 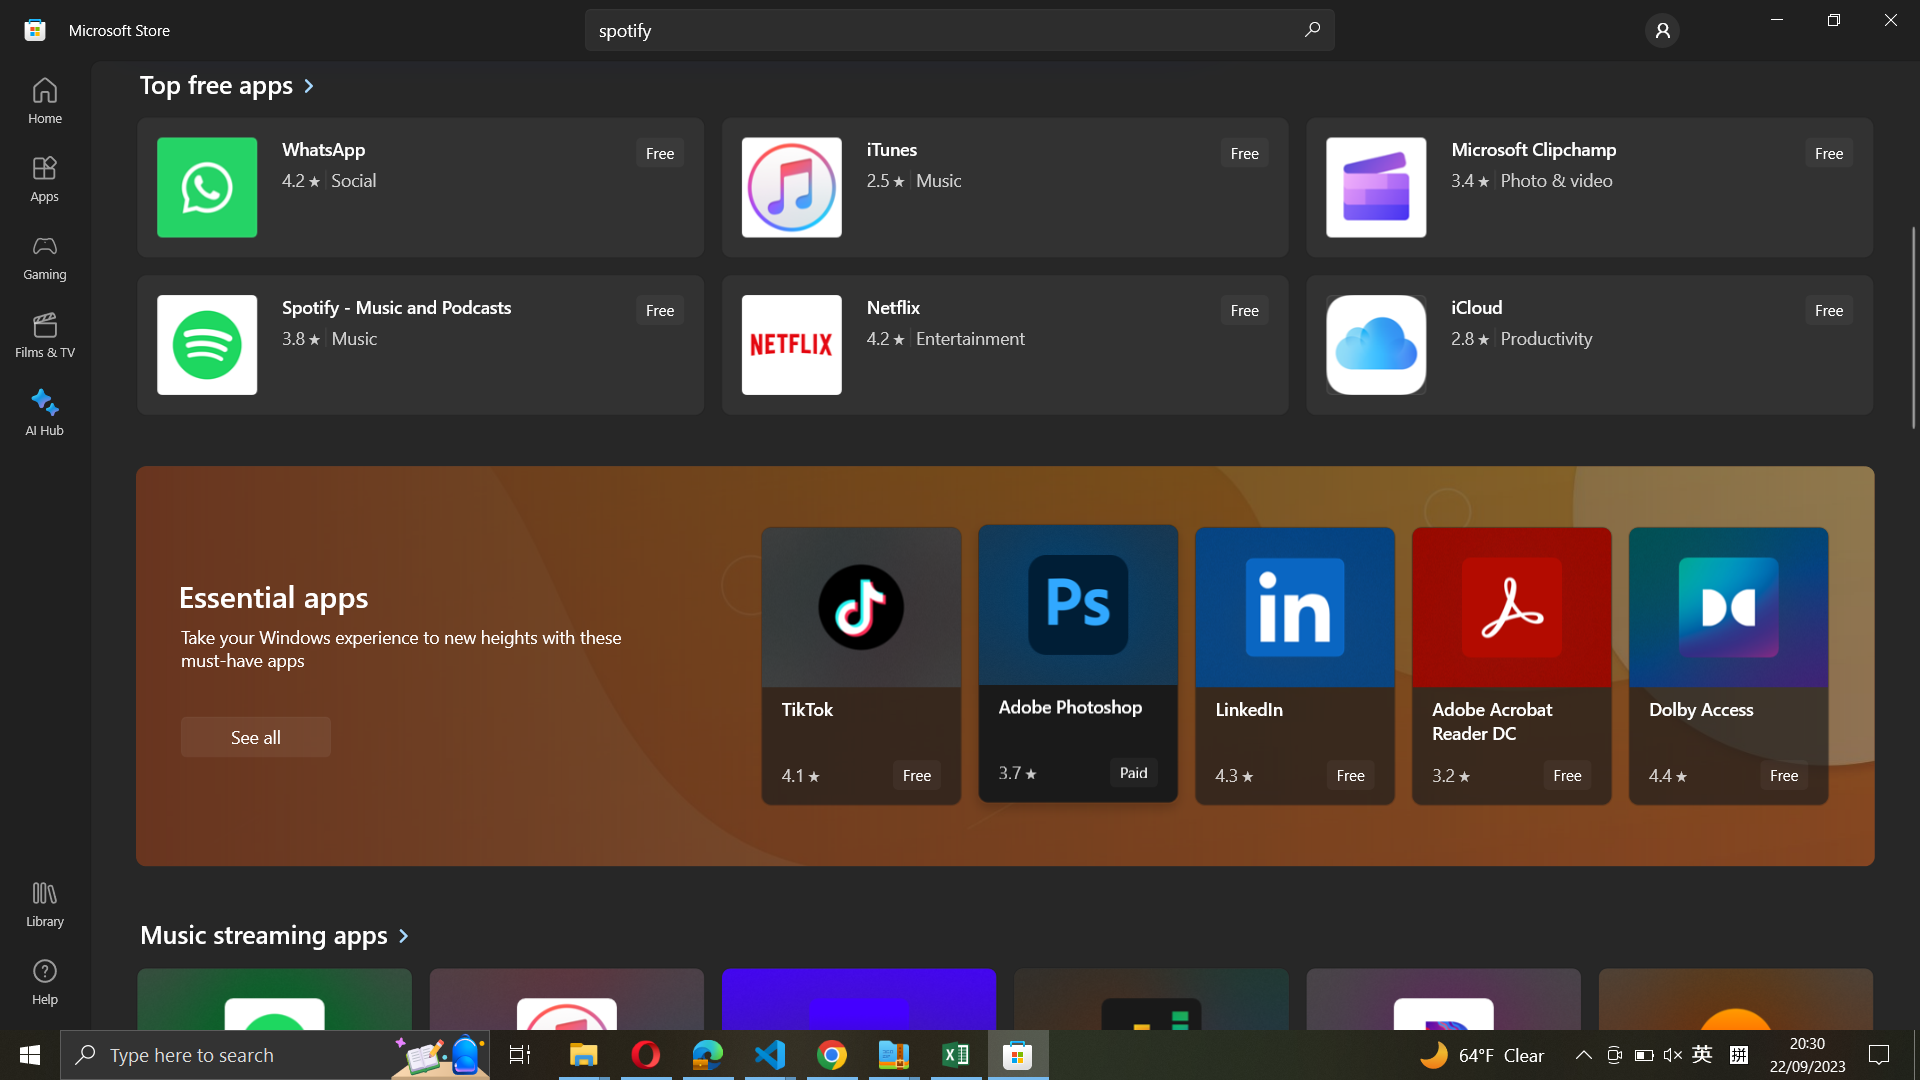 I want to click on the Library, so click(x=43, y=906).